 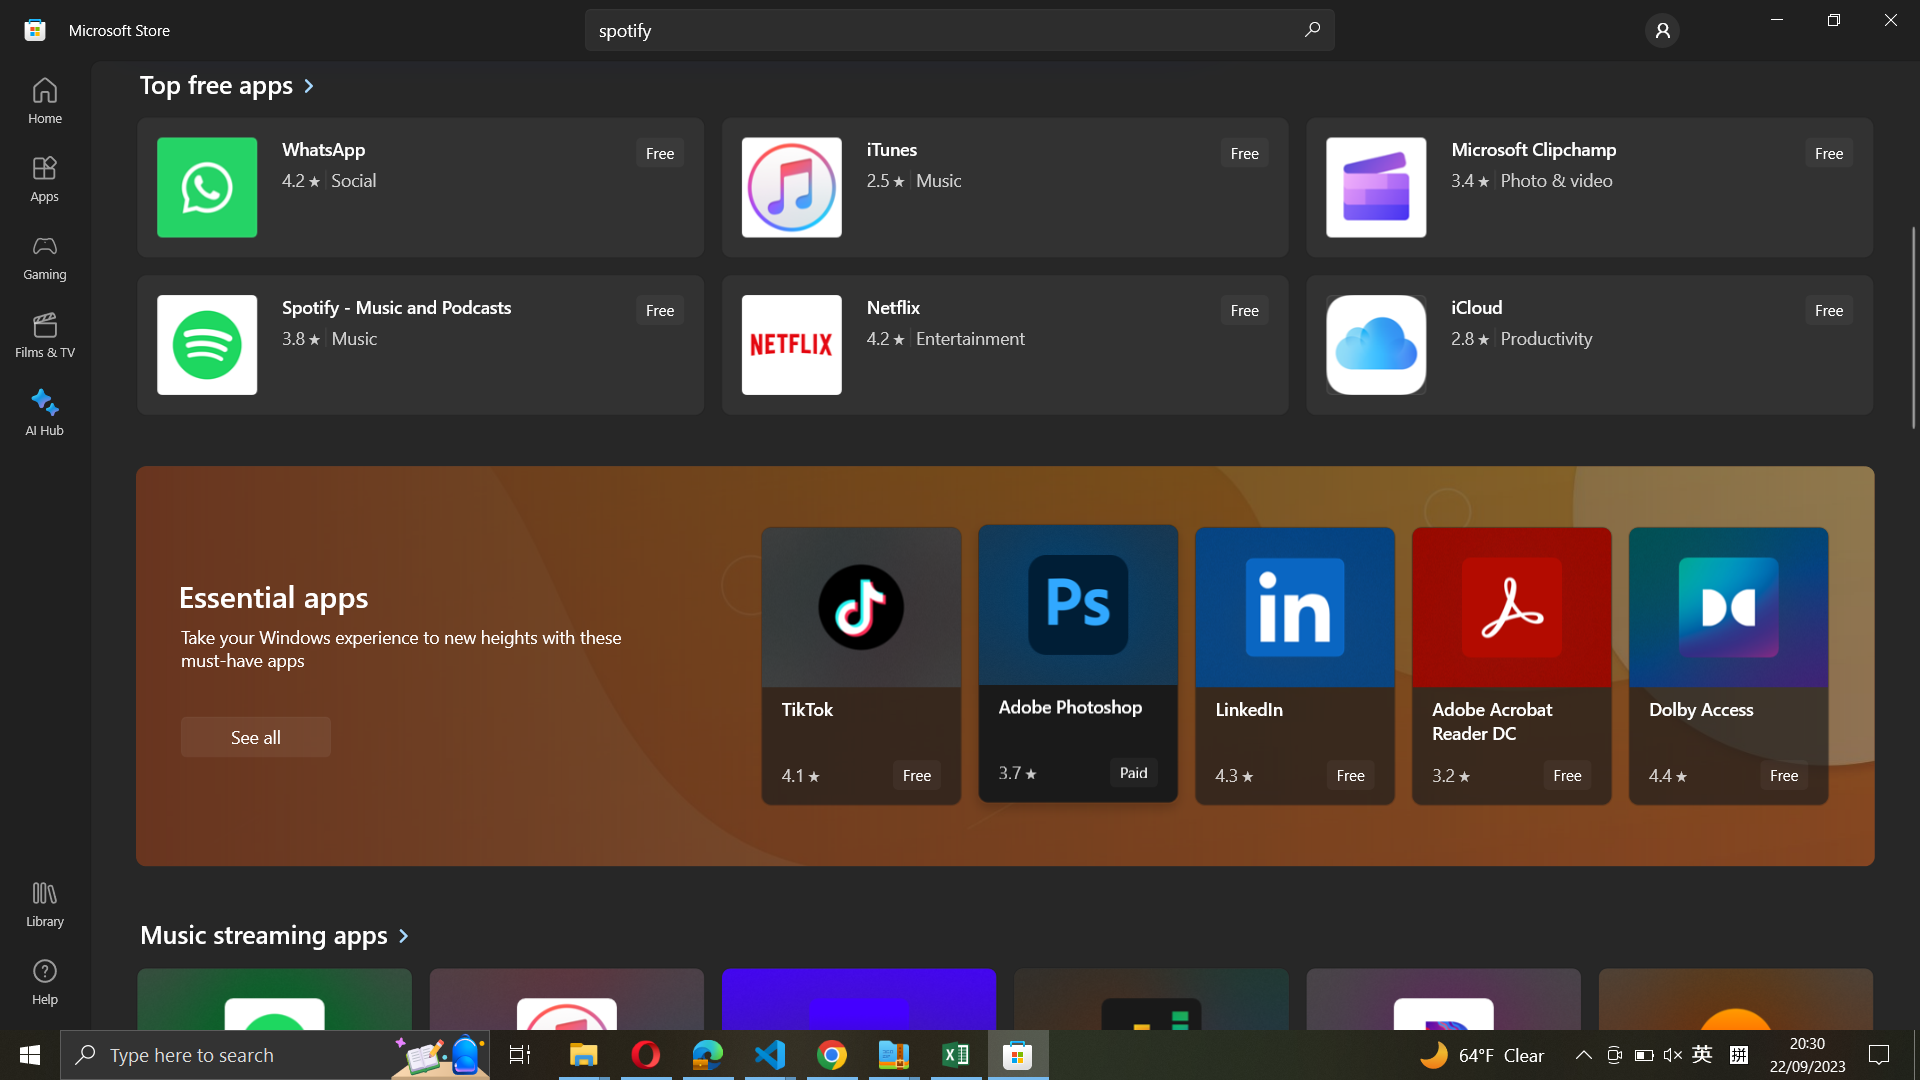 I want to click on the Library, so click(x=43, y=906).